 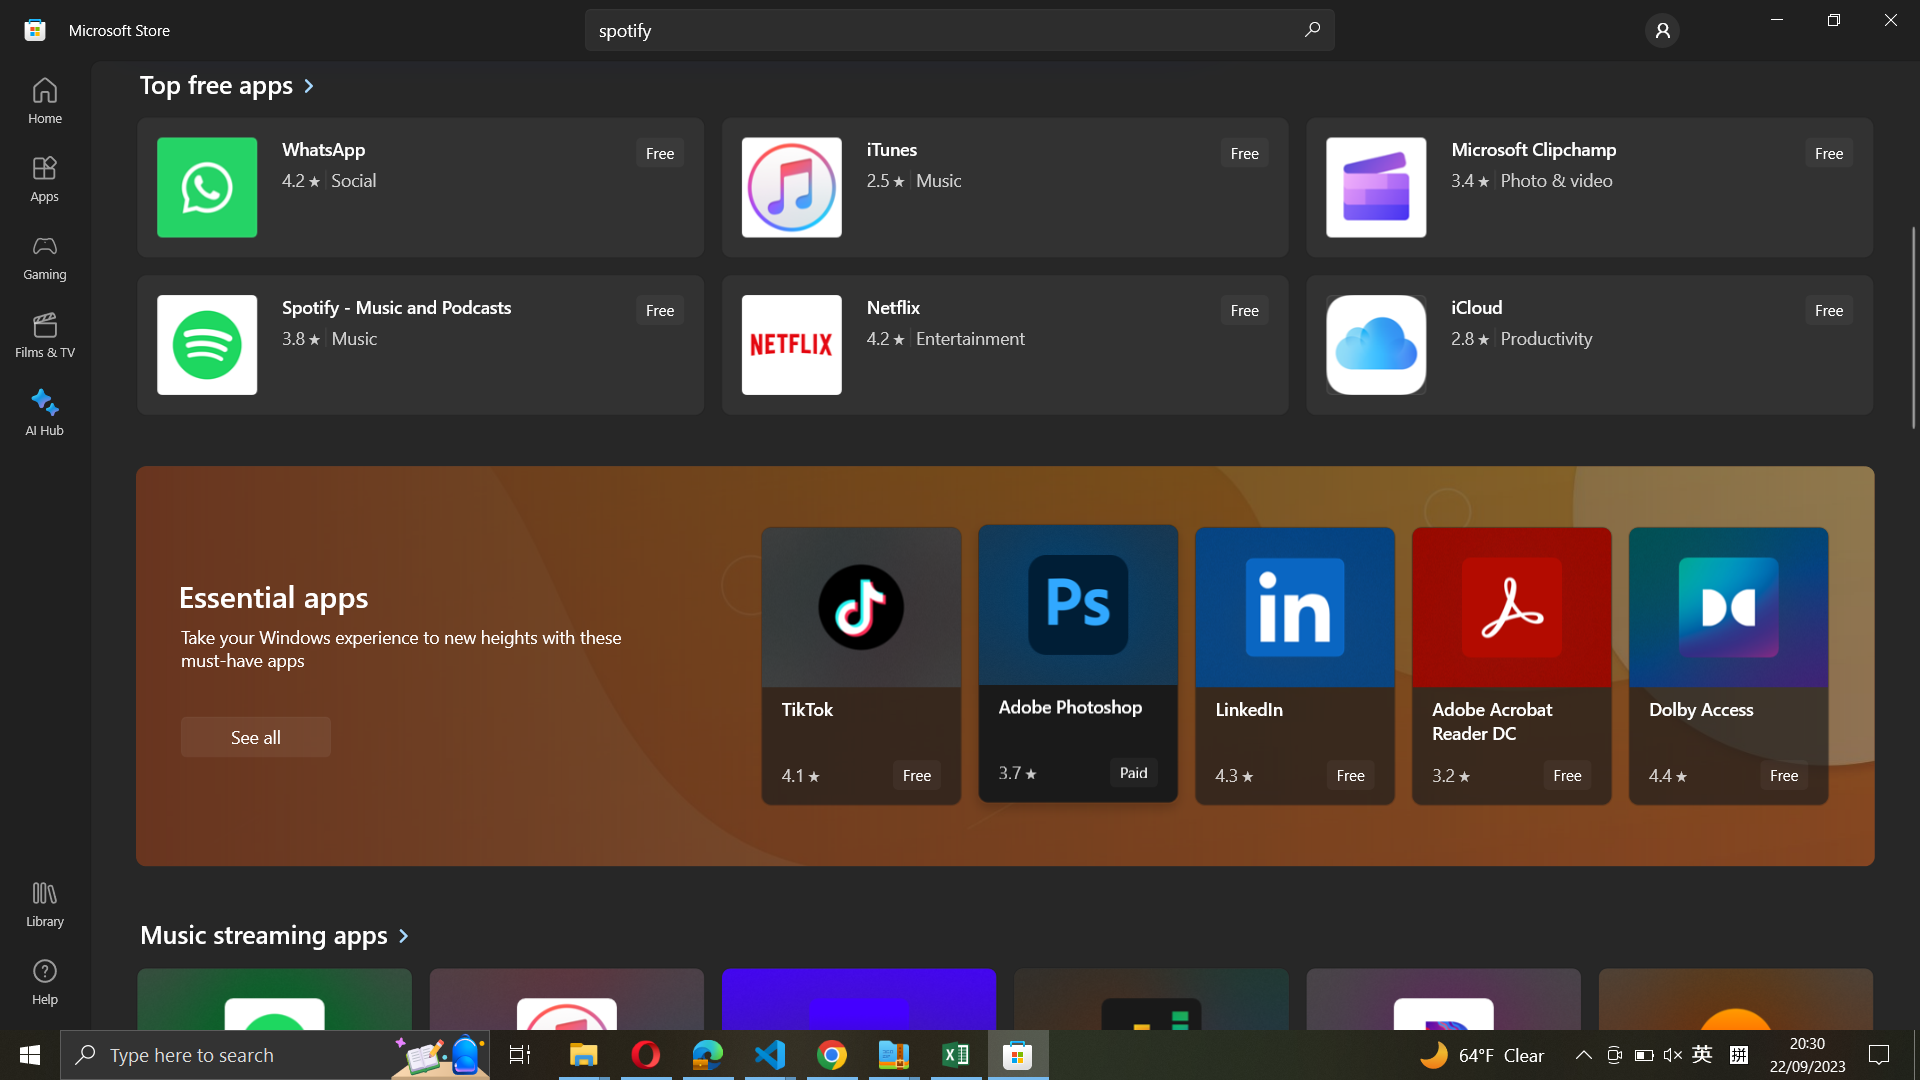 I want to click on the Library, so click(x=43, y=906).